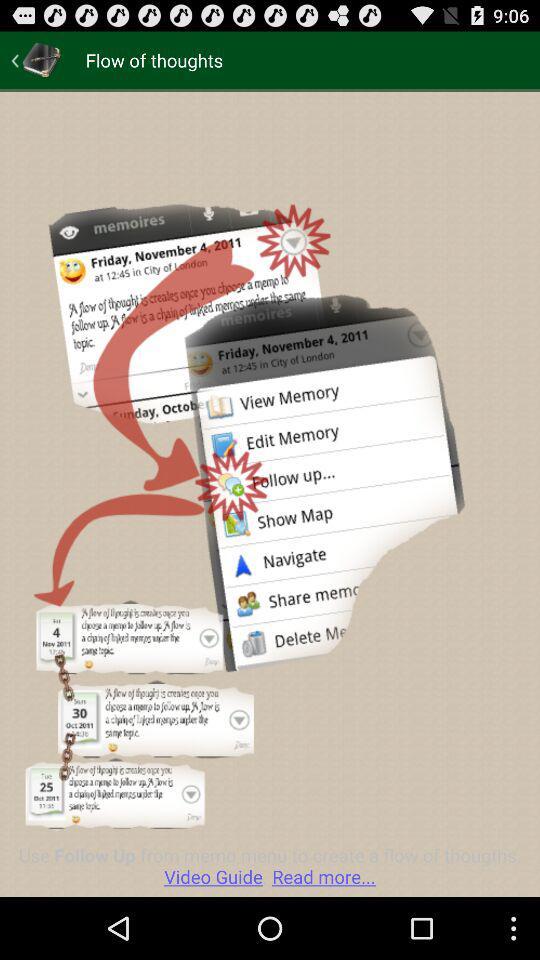 This screenshot has height=960, width=540. What do you see at coordinates (36, 59) in the screenshot?
I see `back to previous page` at bounding box center [36, 59].